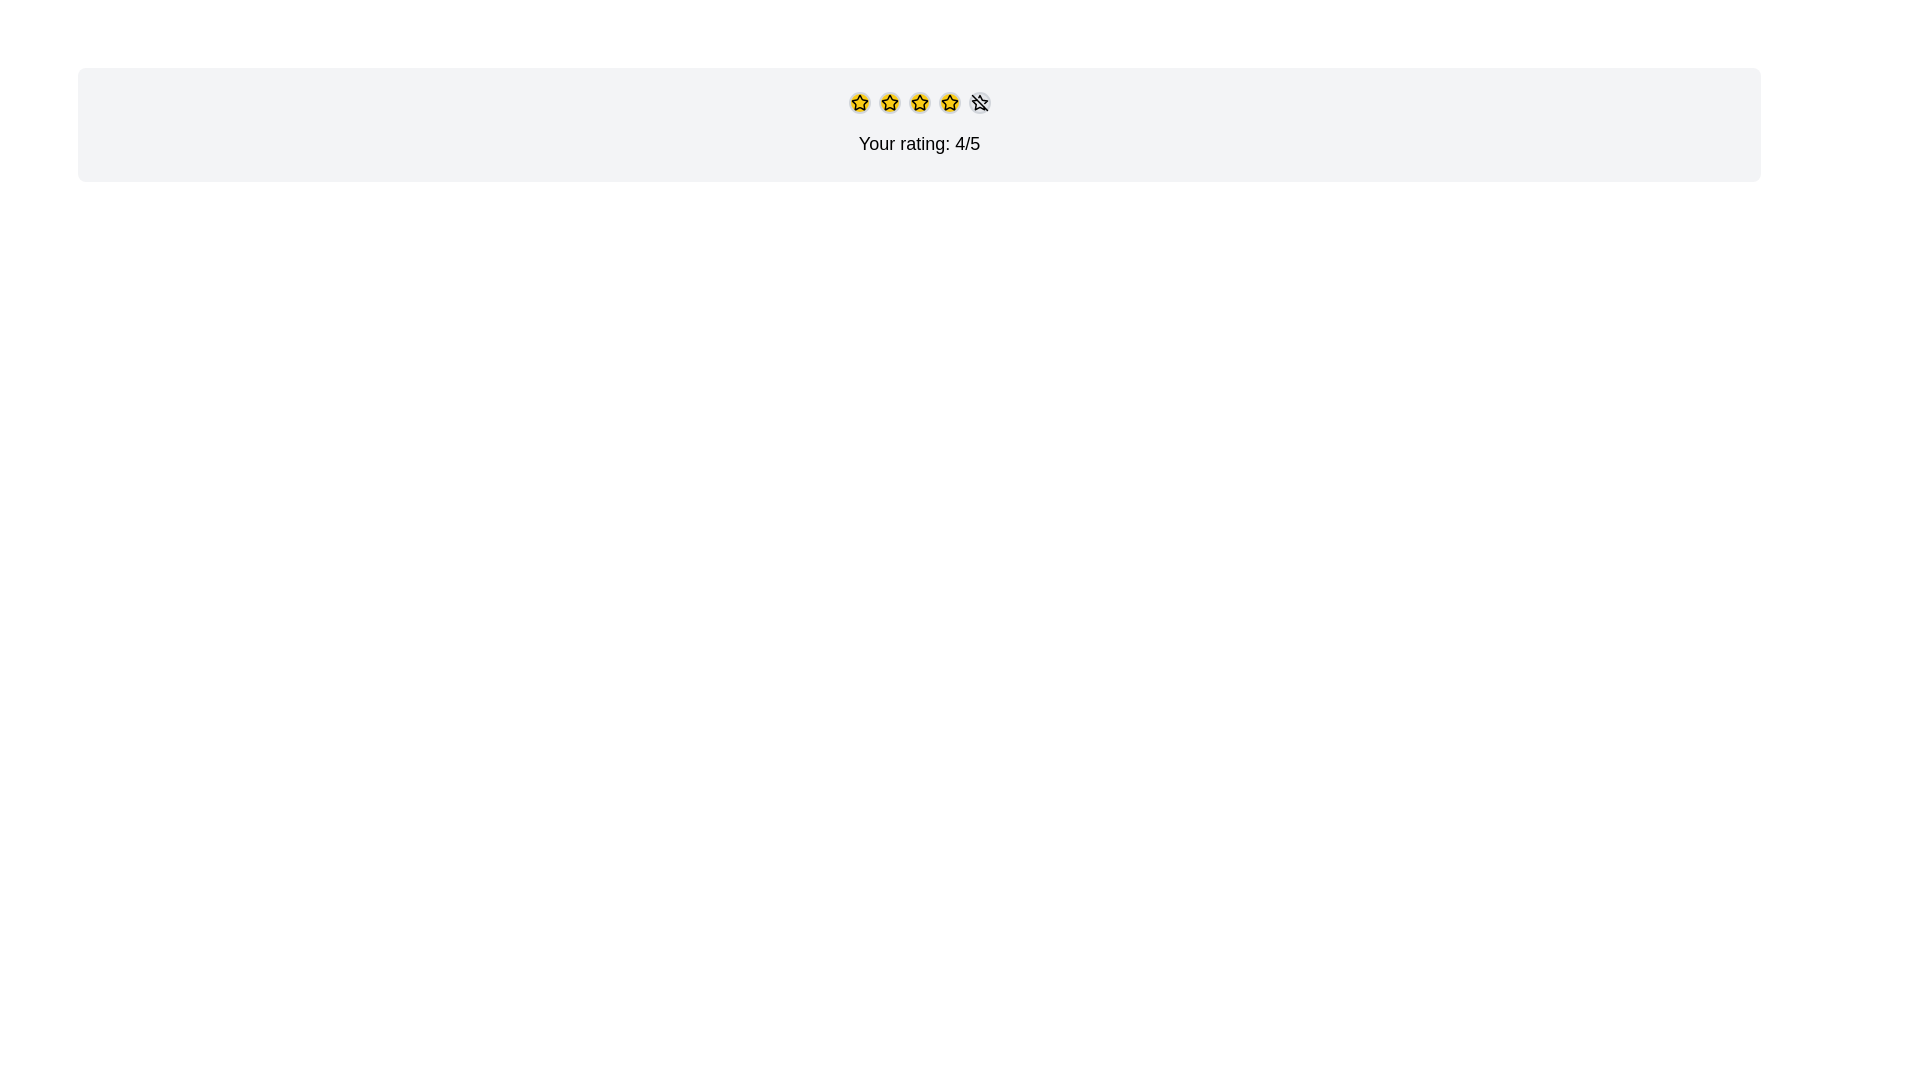 This screenshot has height=1080, width=1920. Describe the element at coordinates (918, 103) in the screenshot. I see `the fourth yellow star icon in the rating sequence` at that location.